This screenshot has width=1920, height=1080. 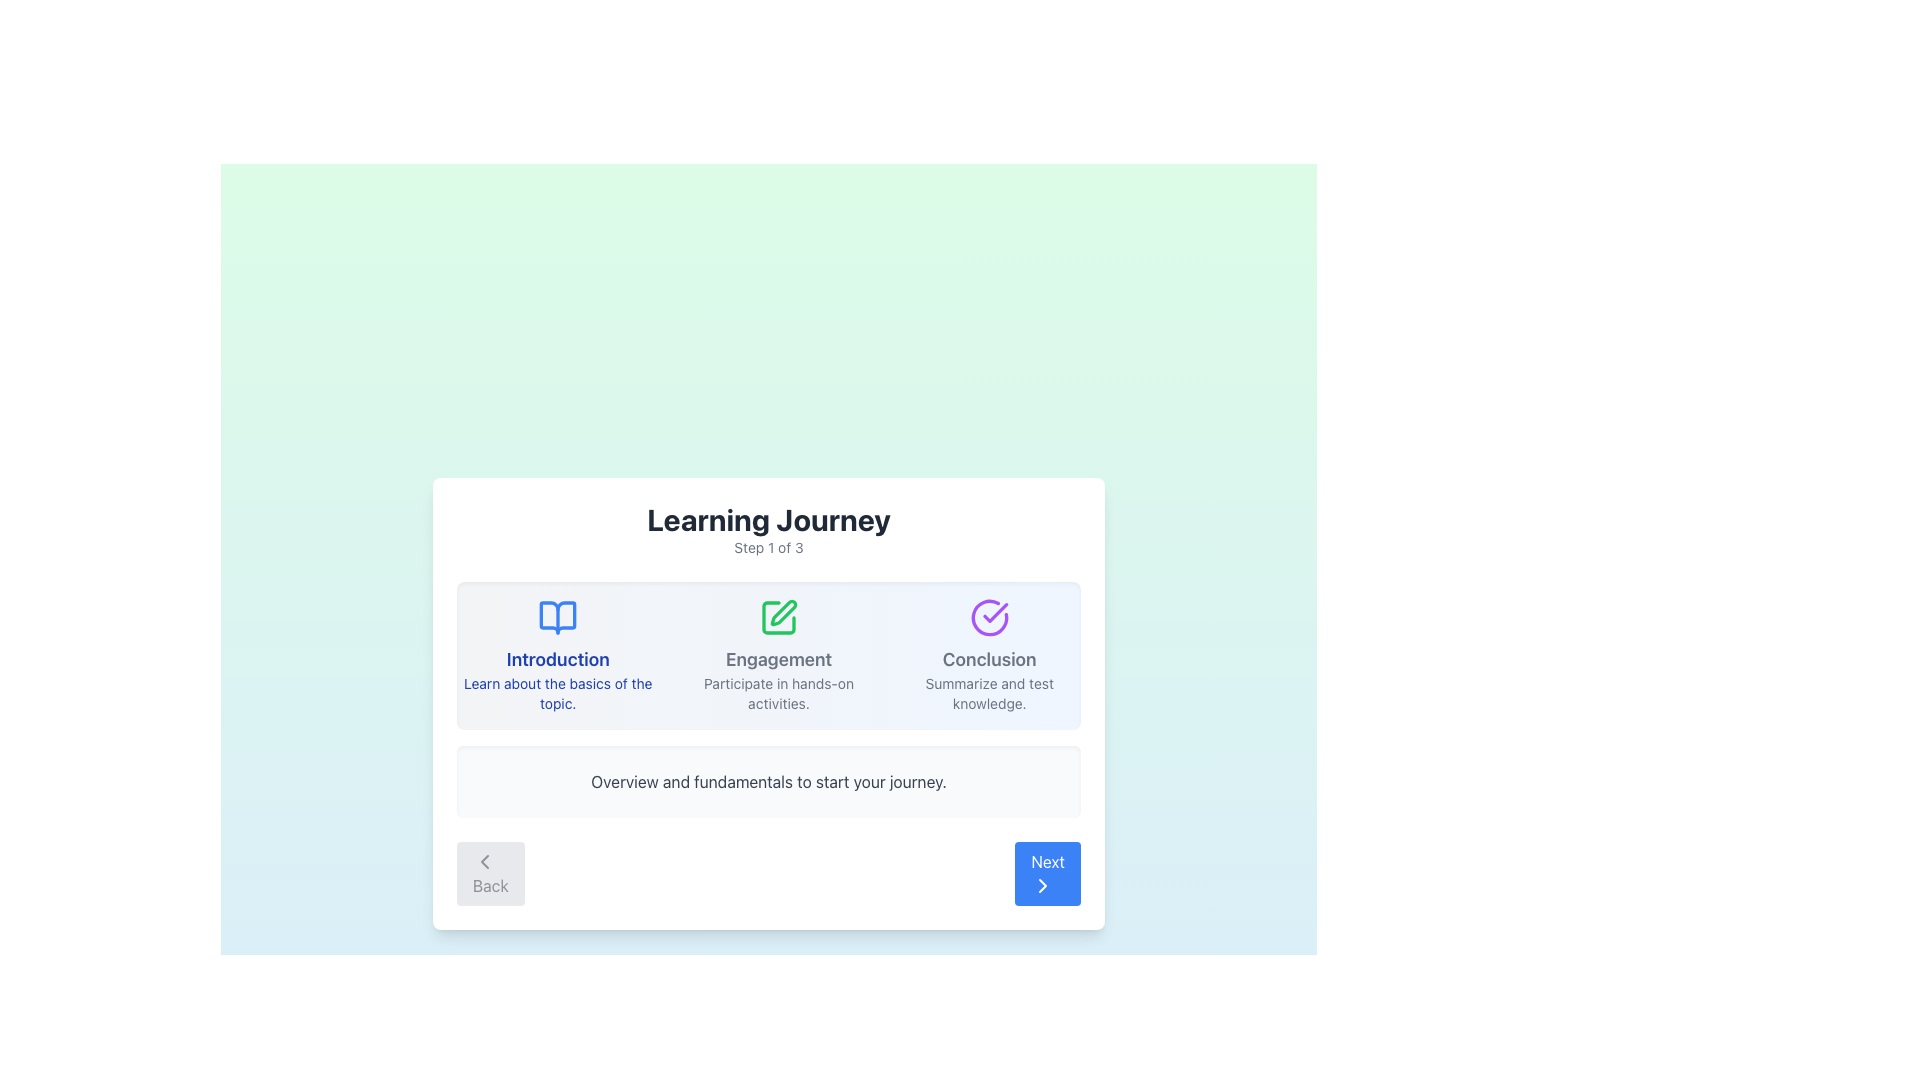 I want to click on the navigation button located at the bottom-left corner of the interface to move to the previous step in the multi-step process, so click(x=490, y=873).